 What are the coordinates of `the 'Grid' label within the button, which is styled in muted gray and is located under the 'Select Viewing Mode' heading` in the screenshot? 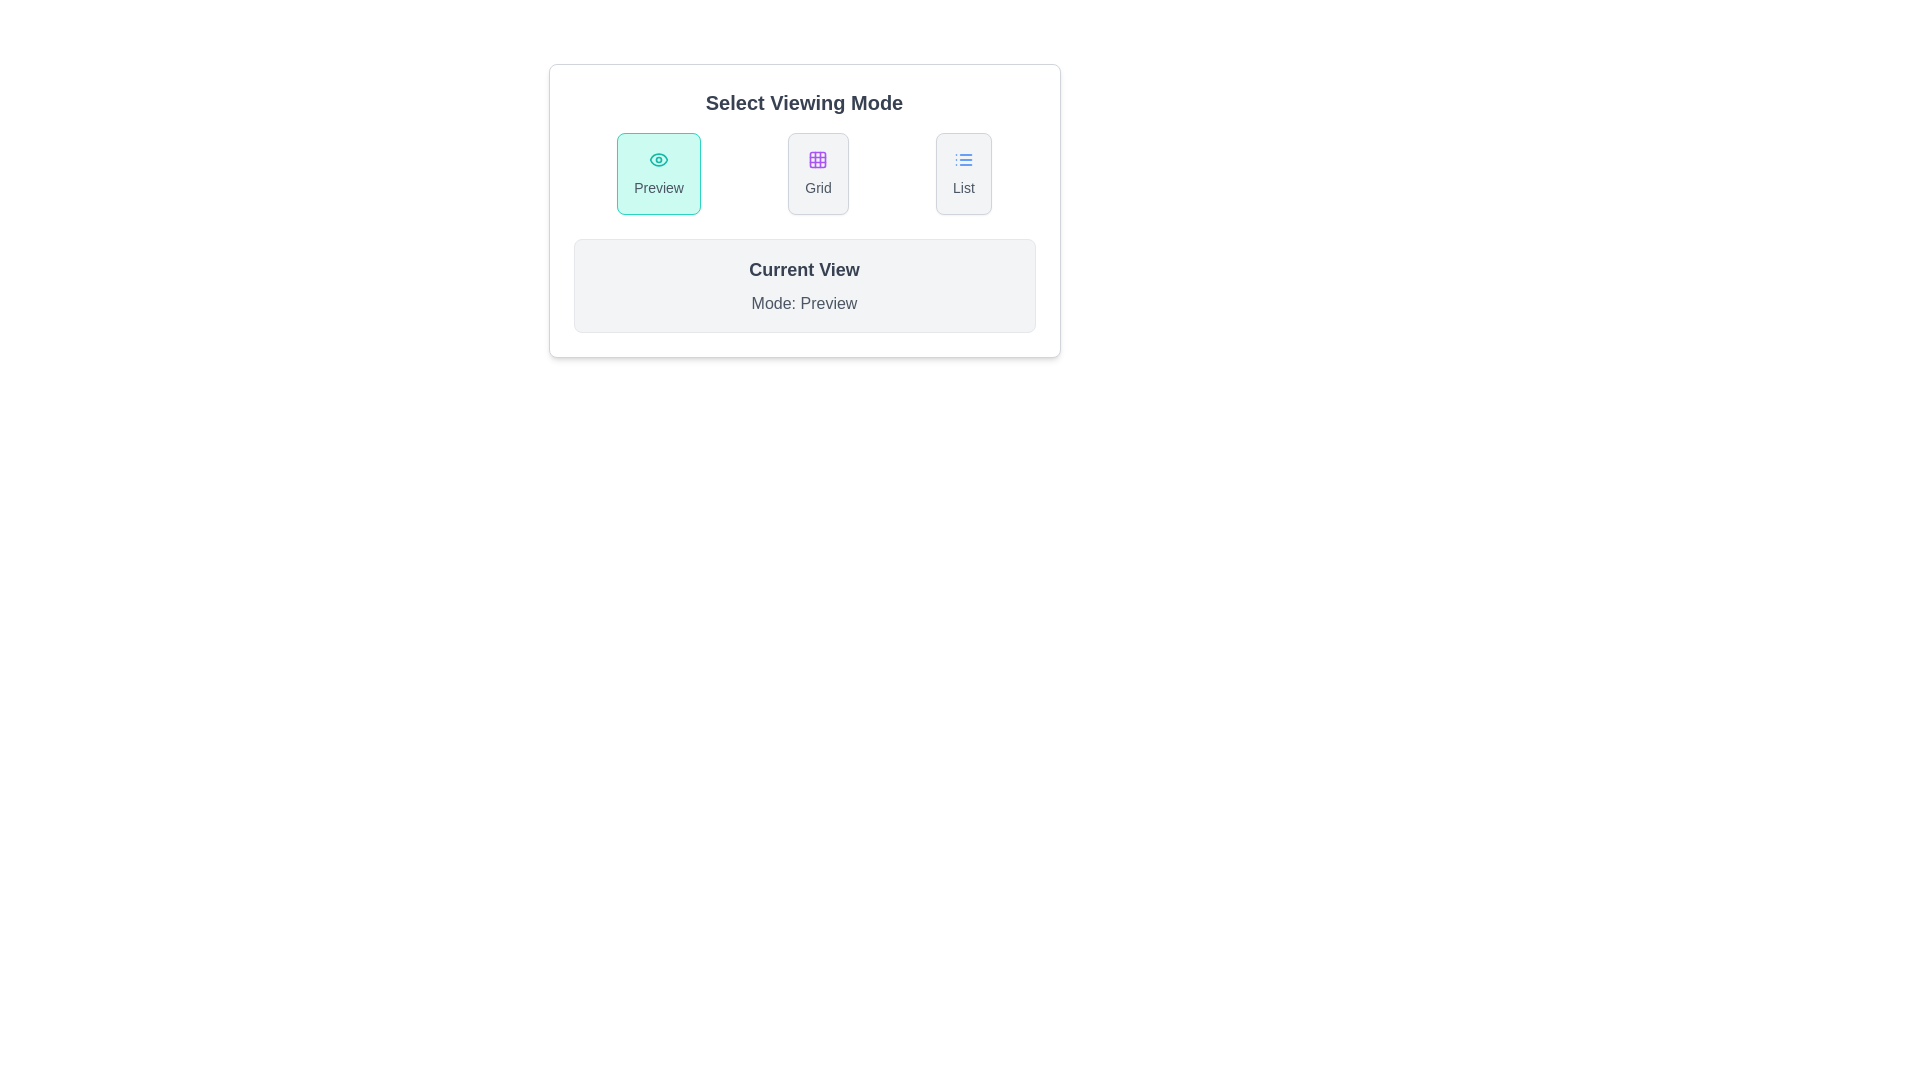 It's located at (818, 188).